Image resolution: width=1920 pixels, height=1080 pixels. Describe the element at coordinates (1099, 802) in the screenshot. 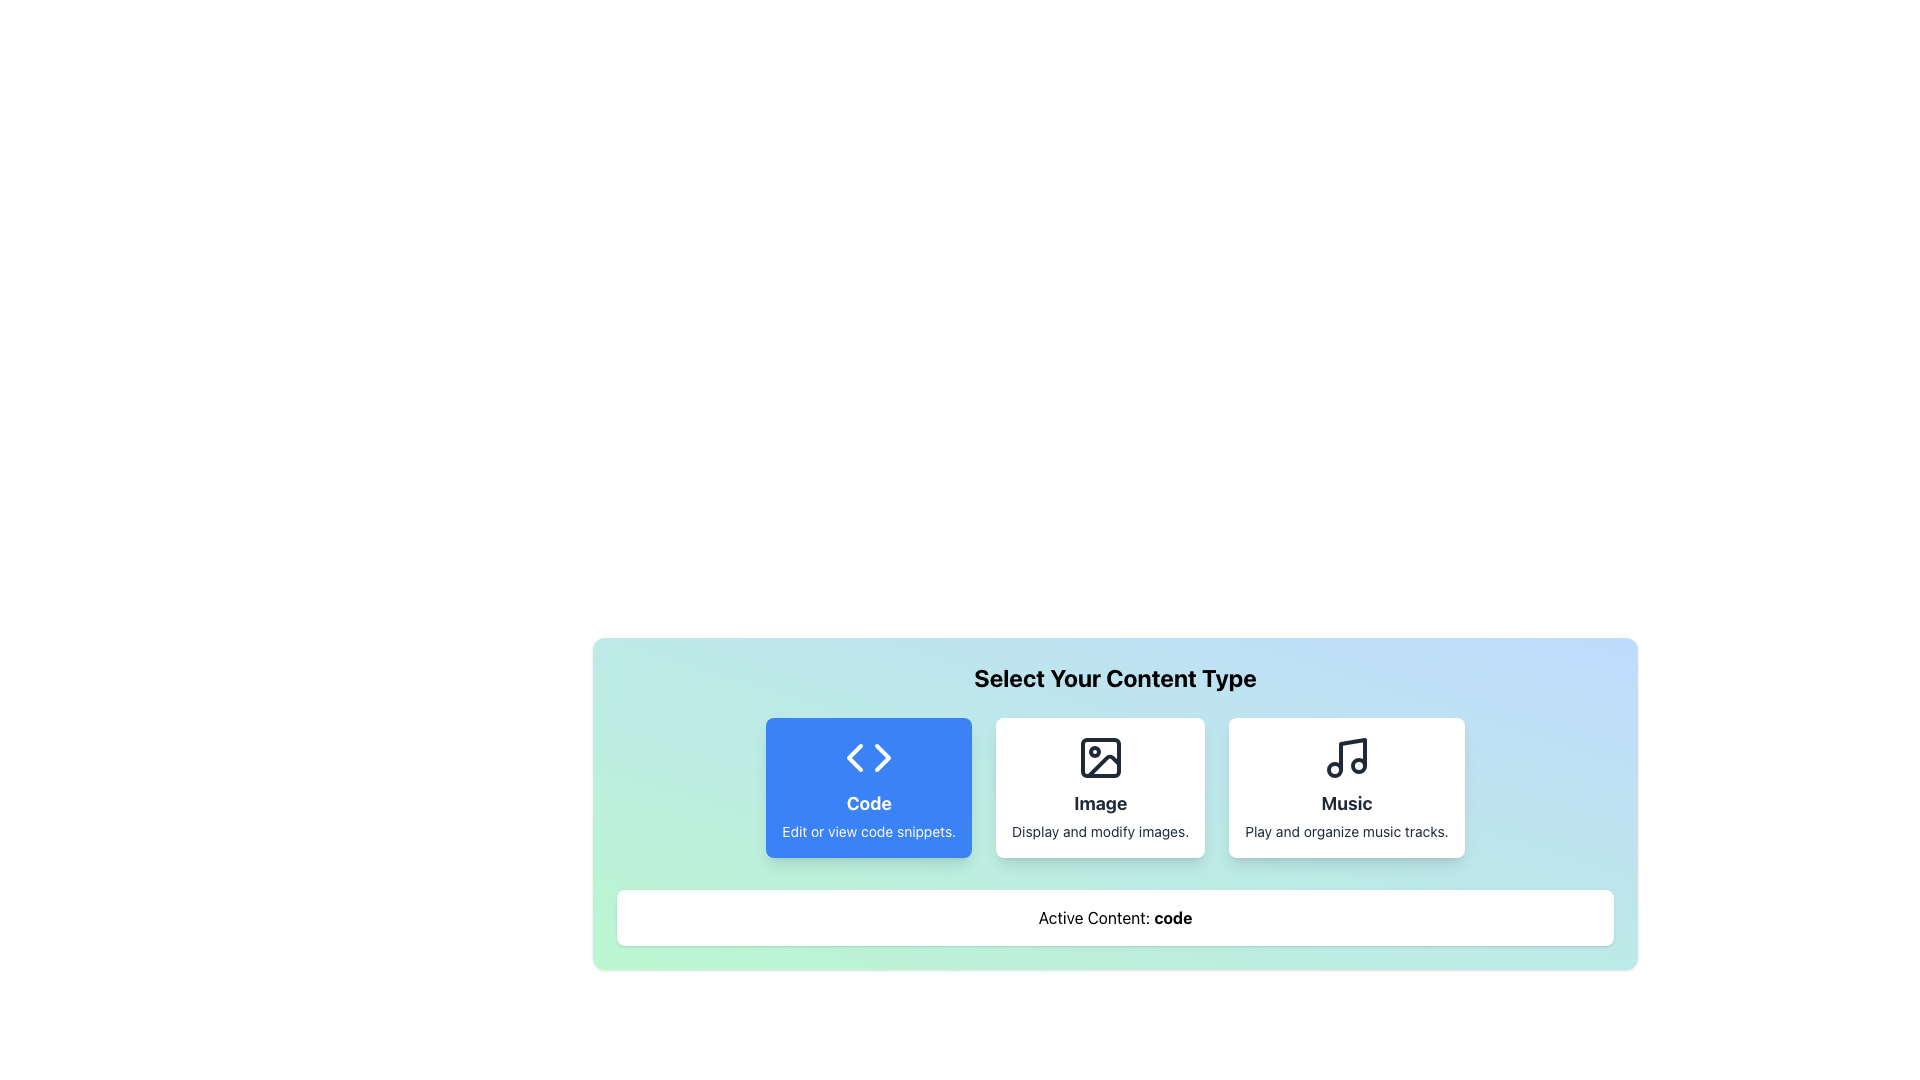

I see `the text fragment displaying the word 'Image' which is centrally aligned within its card and positioned below an image icon` at that location.